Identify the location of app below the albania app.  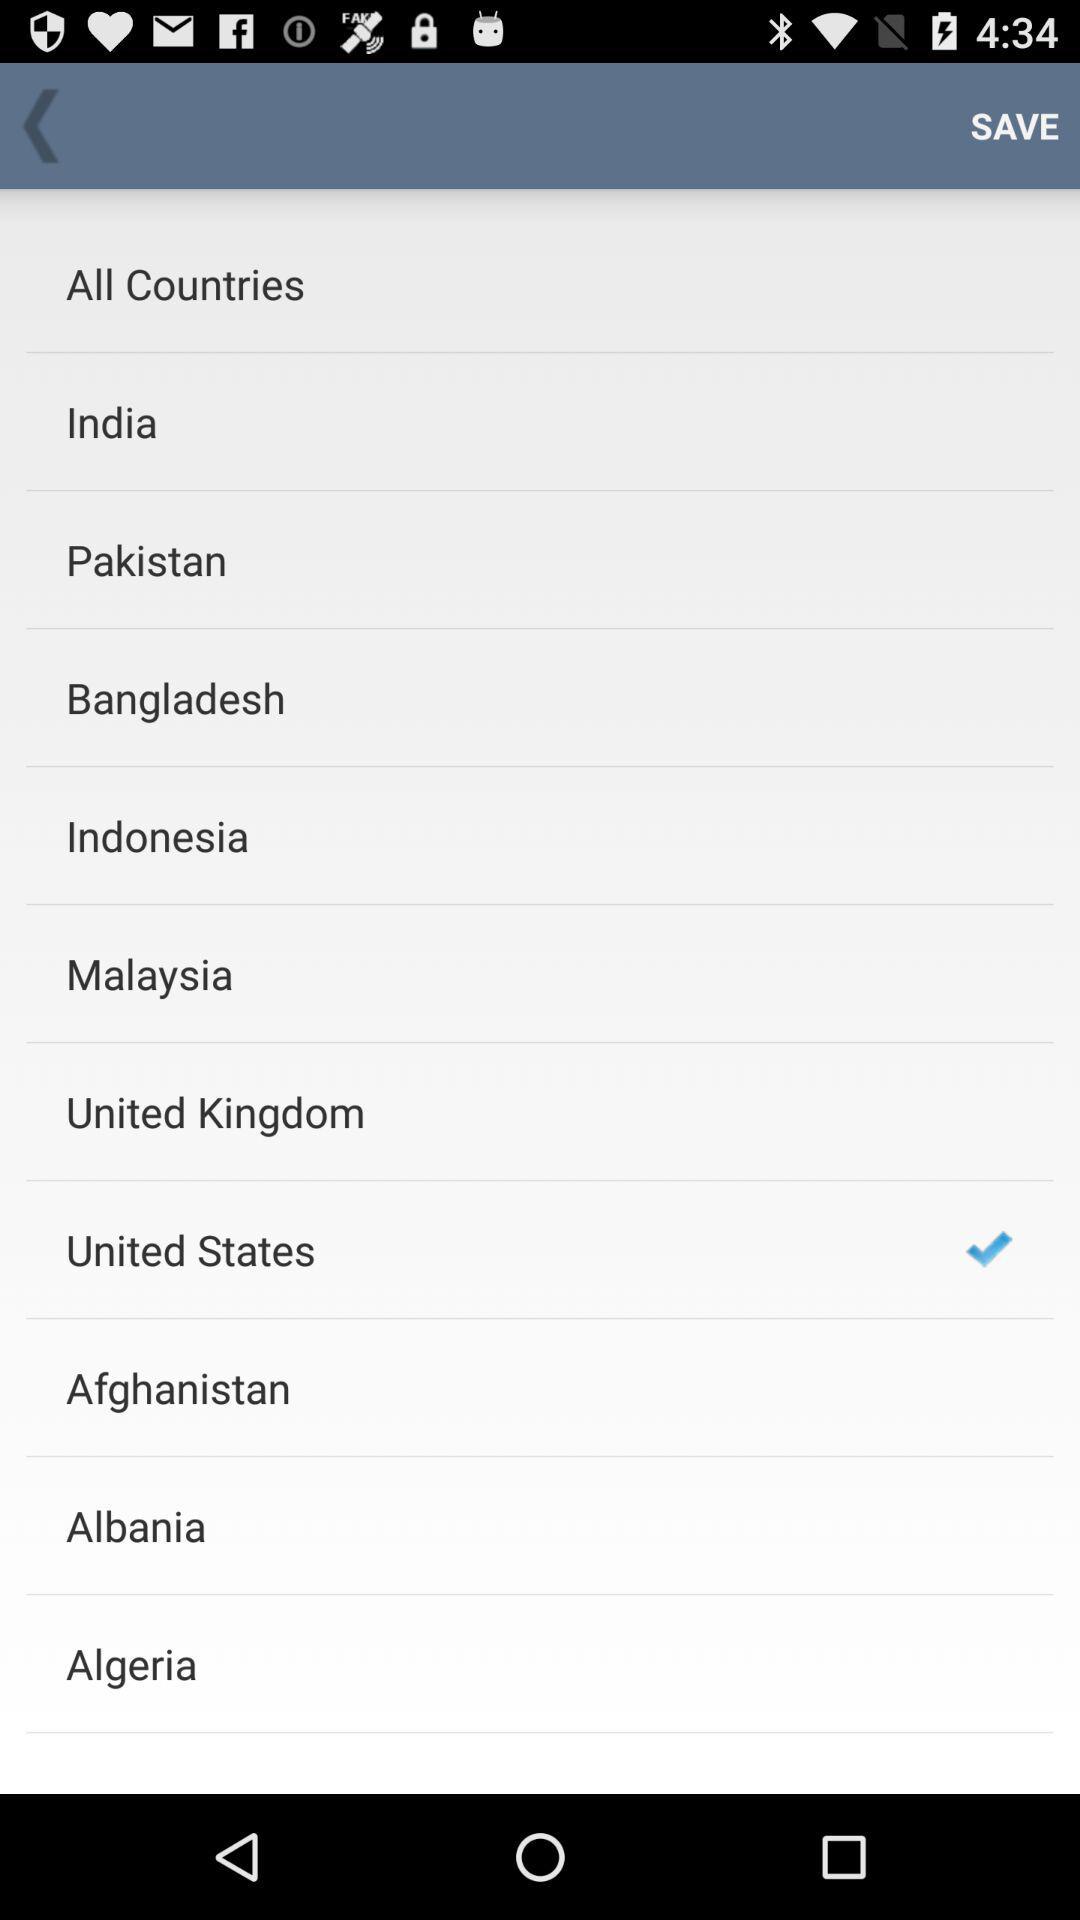
(489, 1663).